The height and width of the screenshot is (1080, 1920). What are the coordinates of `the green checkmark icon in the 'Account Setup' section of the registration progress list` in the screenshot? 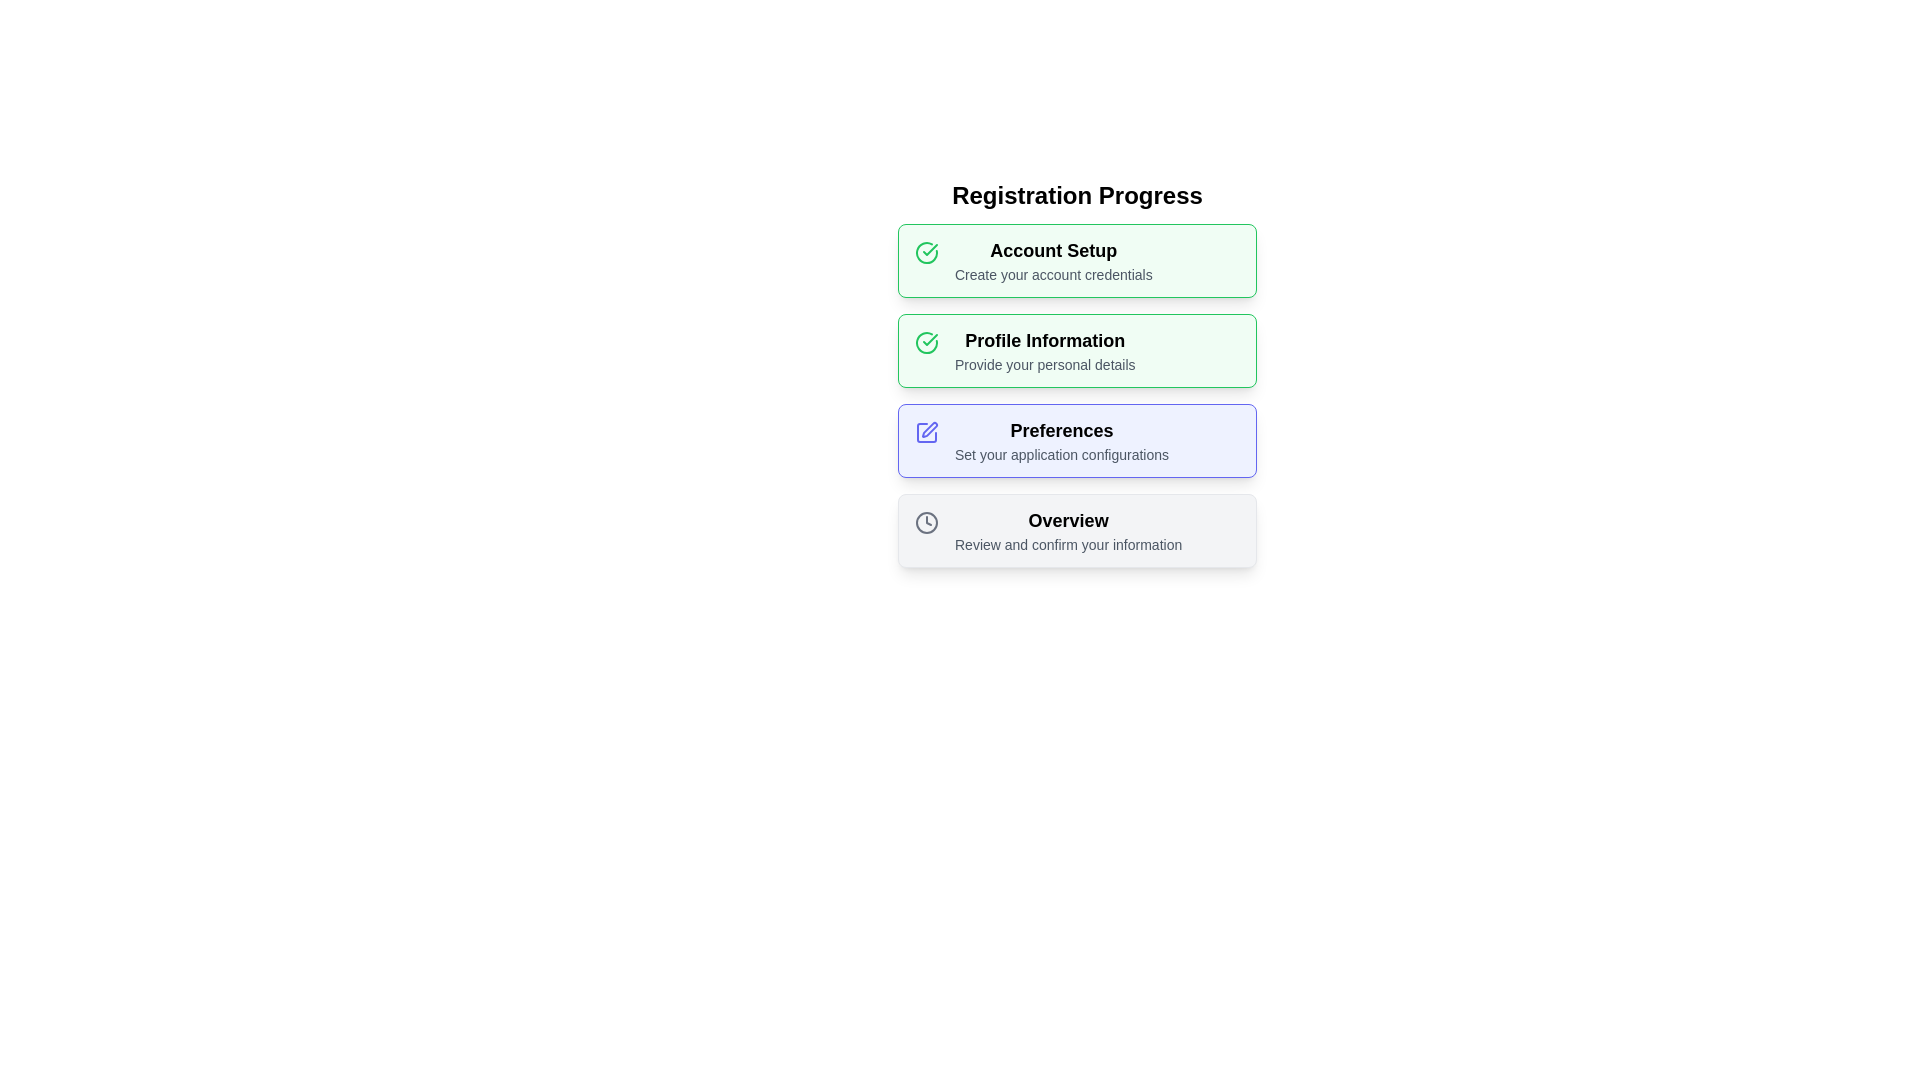 It's located at (929, 338).